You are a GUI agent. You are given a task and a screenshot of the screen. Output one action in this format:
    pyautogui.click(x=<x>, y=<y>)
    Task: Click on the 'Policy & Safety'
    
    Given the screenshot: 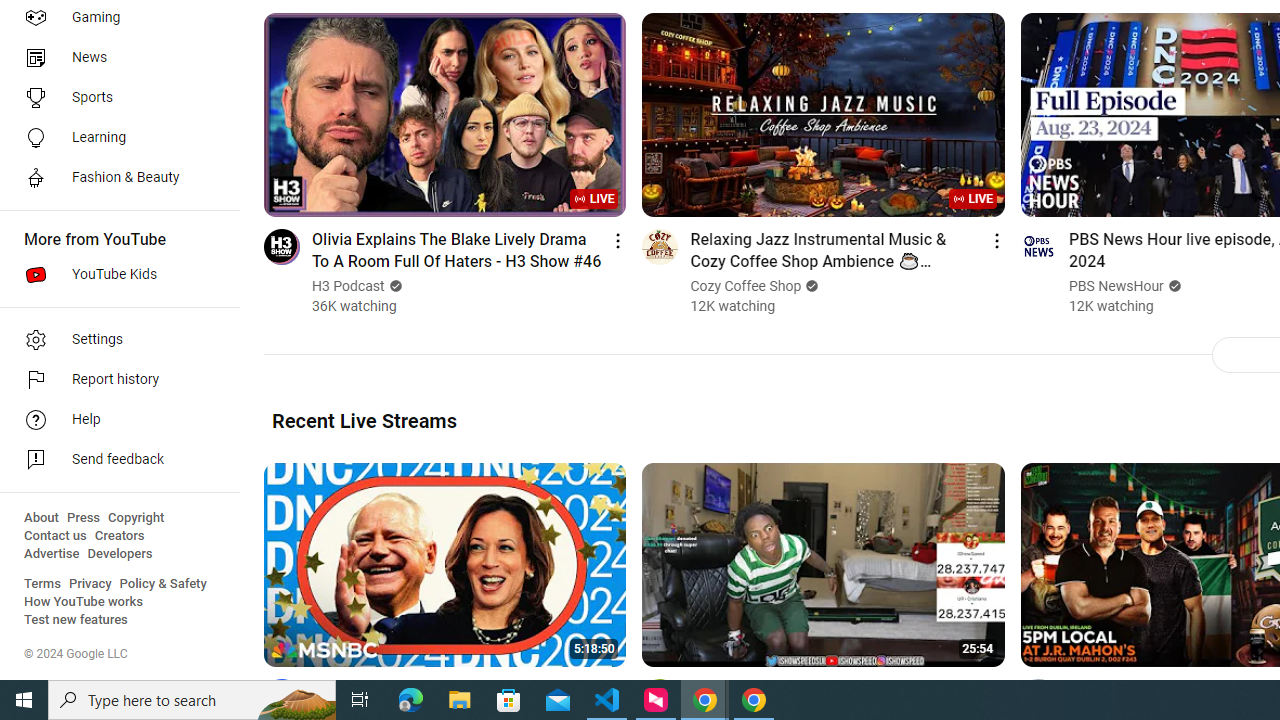 What is the action you would take?
    pyautogui.click(x=163, y=584)
    